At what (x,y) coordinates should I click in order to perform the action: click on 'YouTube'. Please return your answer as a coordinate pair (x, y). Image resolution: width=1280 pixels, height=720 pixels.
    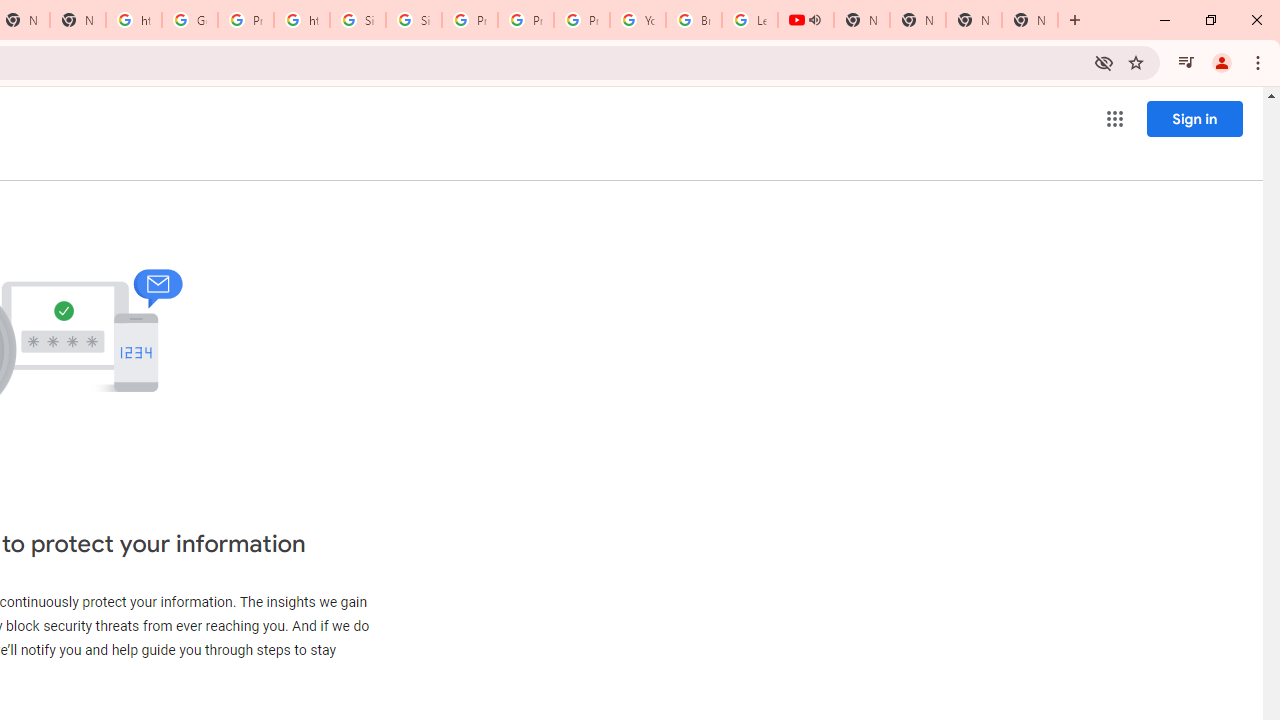
    Looking at the image, I should click on (637, 20).